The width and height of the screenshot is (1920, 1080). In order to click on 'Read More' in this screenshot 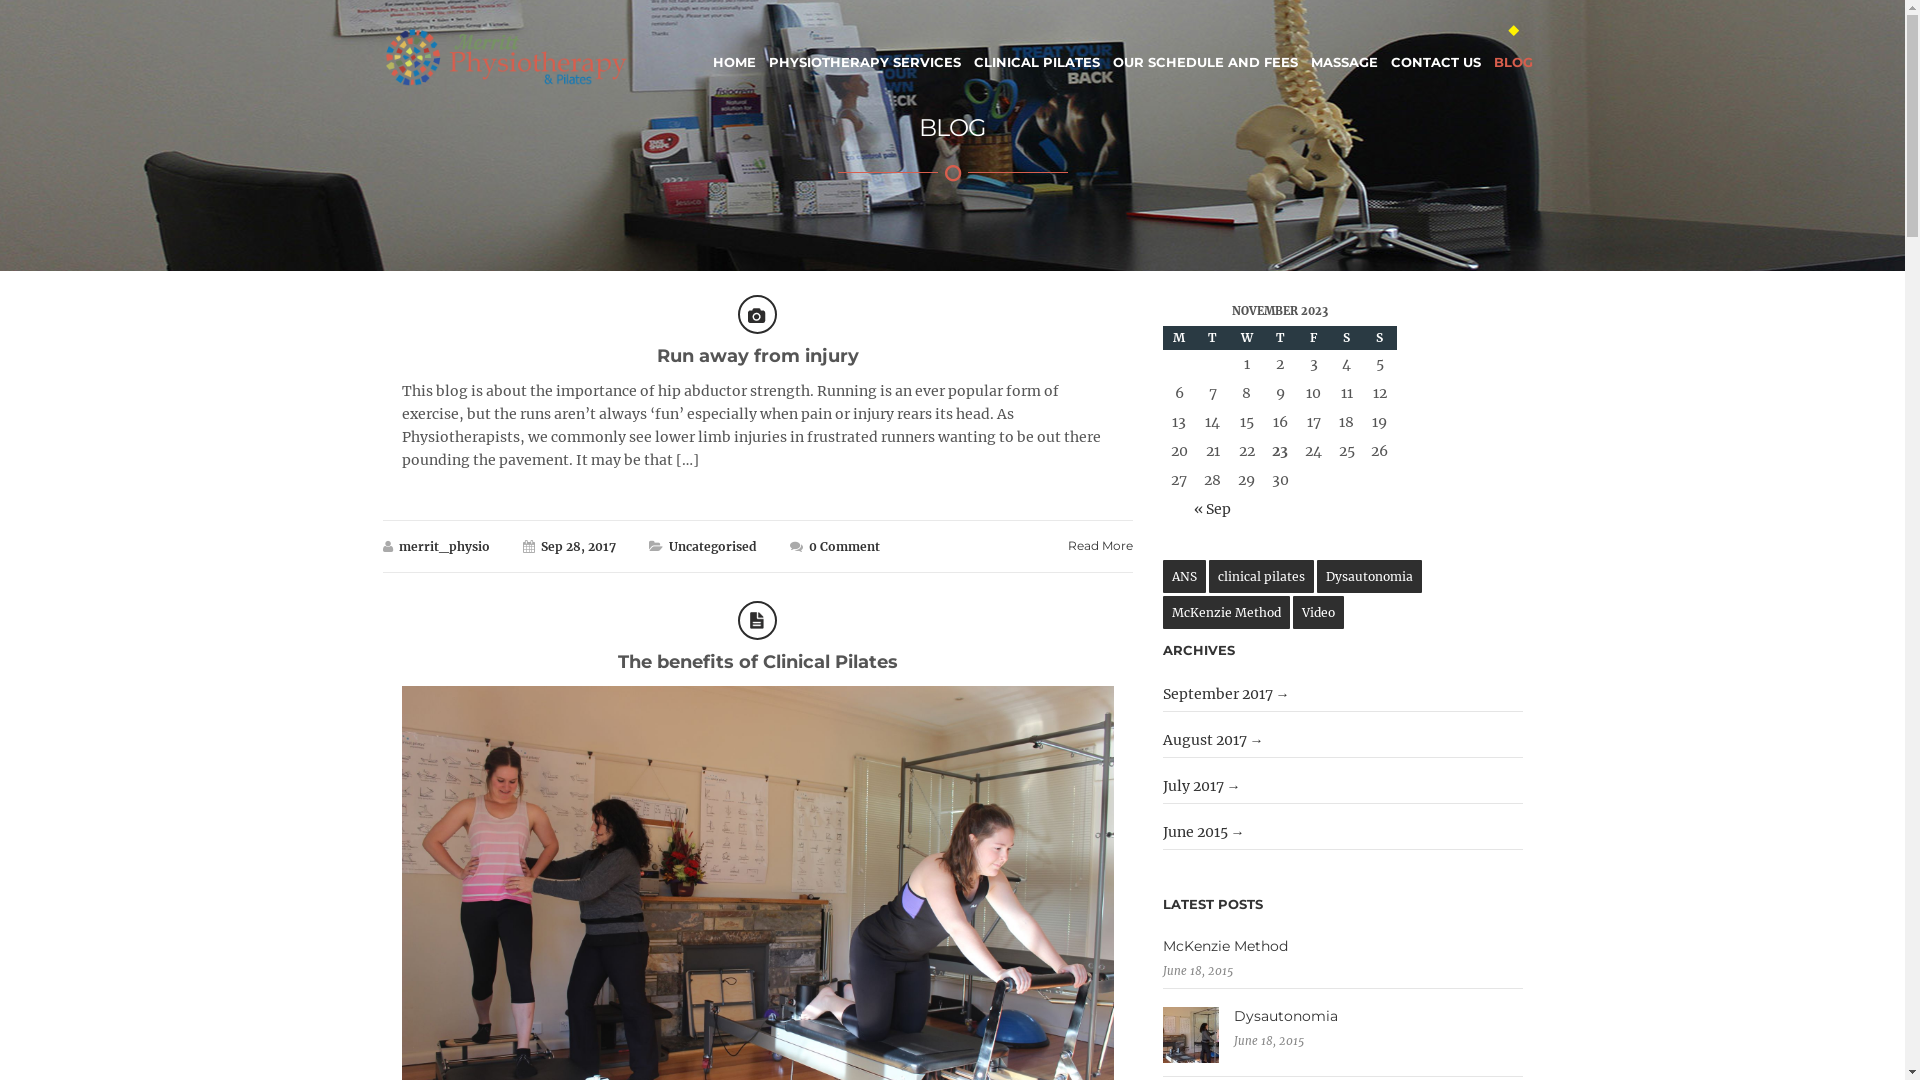, I will do `click(1099, 546)`.